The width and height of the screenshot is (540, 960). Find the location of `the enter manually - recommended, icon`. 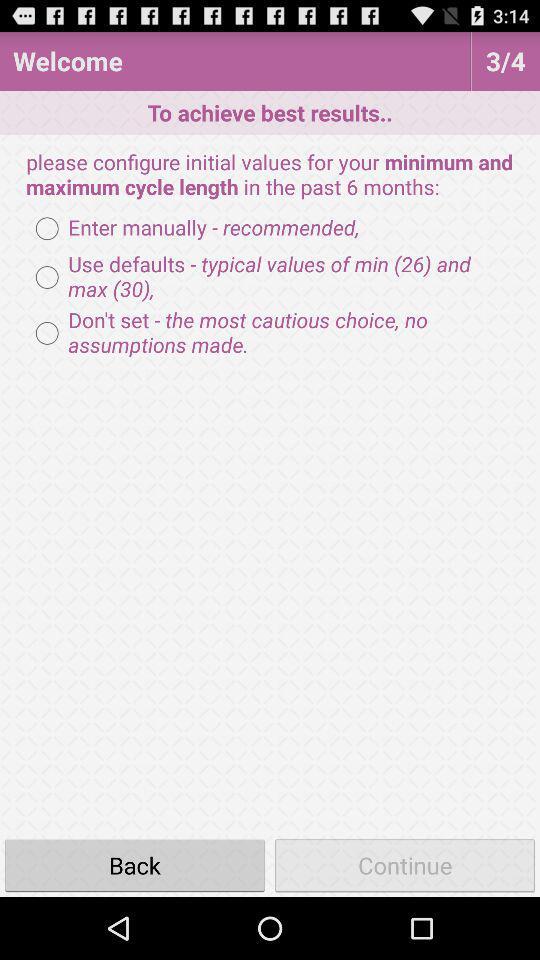

the enter manually - recommended, icon is located at coordinates (192, 228).